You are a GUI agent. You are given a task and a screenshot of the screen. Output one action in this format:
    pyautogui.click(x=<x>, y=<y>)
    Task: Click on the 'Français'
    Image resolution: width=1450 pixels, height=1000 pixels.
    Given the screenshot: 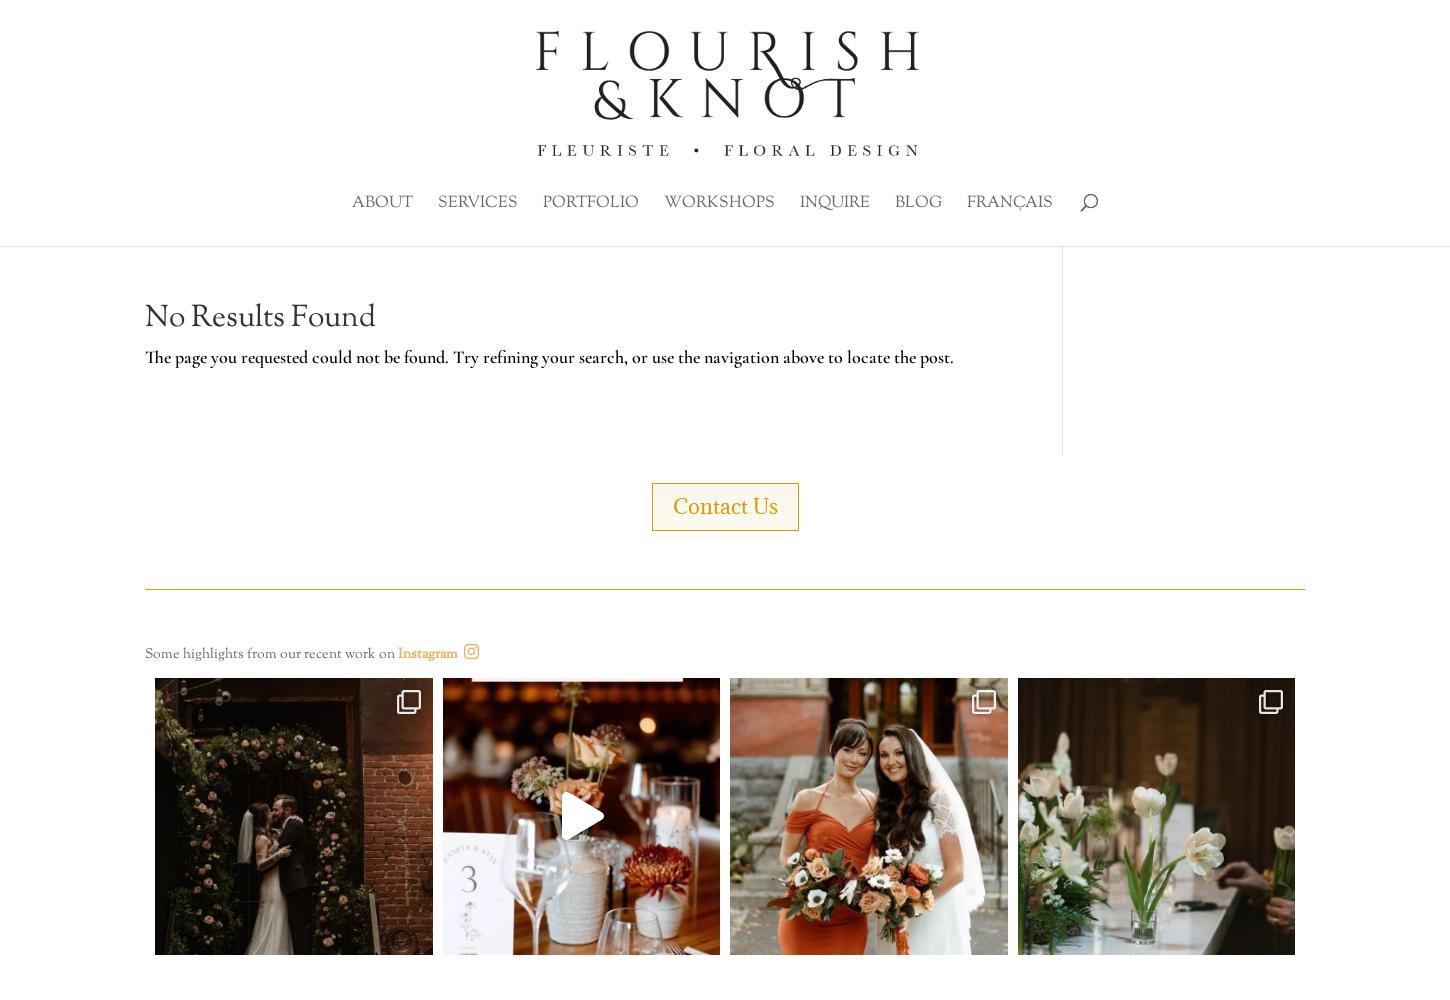 What is the action you would take?
    pyautogui.click(x=1010, y=202)
    